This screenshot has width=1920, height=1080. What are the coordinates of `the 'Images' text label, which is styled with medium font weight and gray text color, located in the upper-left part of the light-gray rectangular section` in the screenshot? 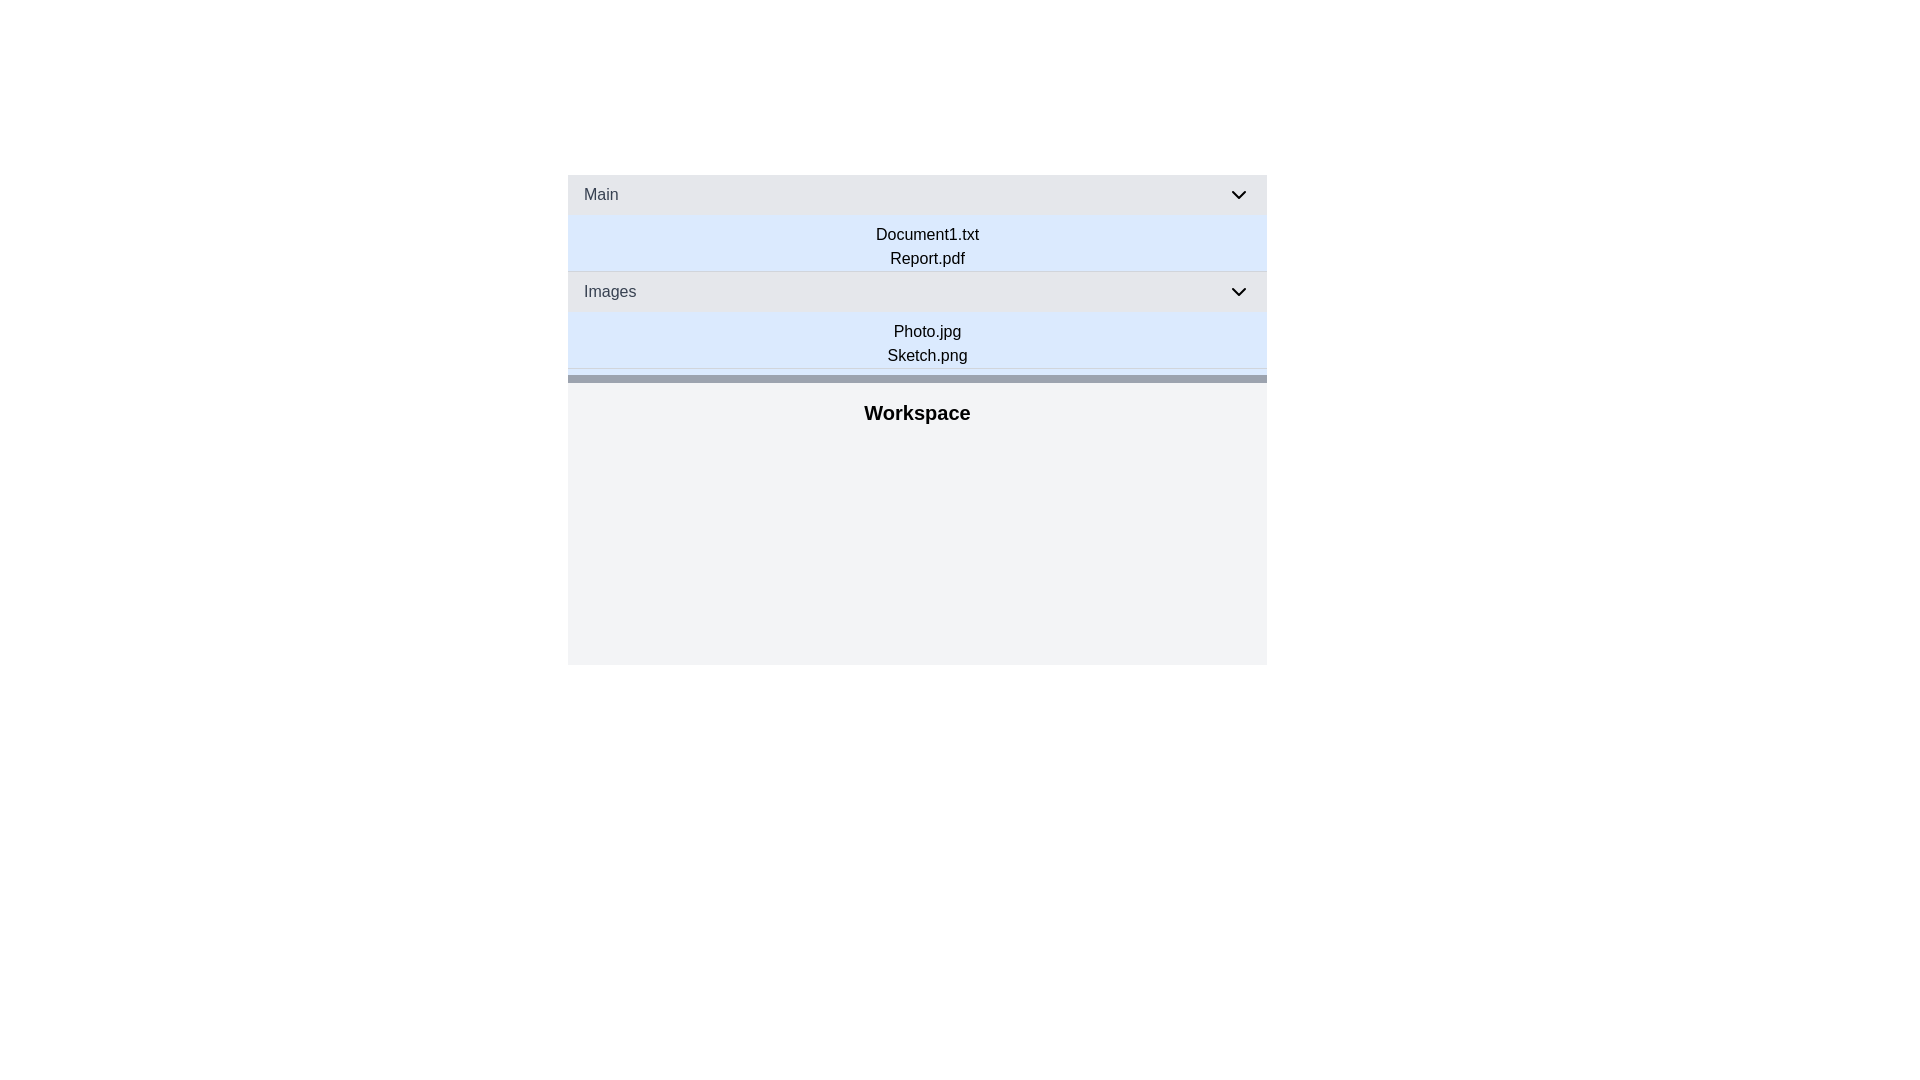 It's located at (609, 292).